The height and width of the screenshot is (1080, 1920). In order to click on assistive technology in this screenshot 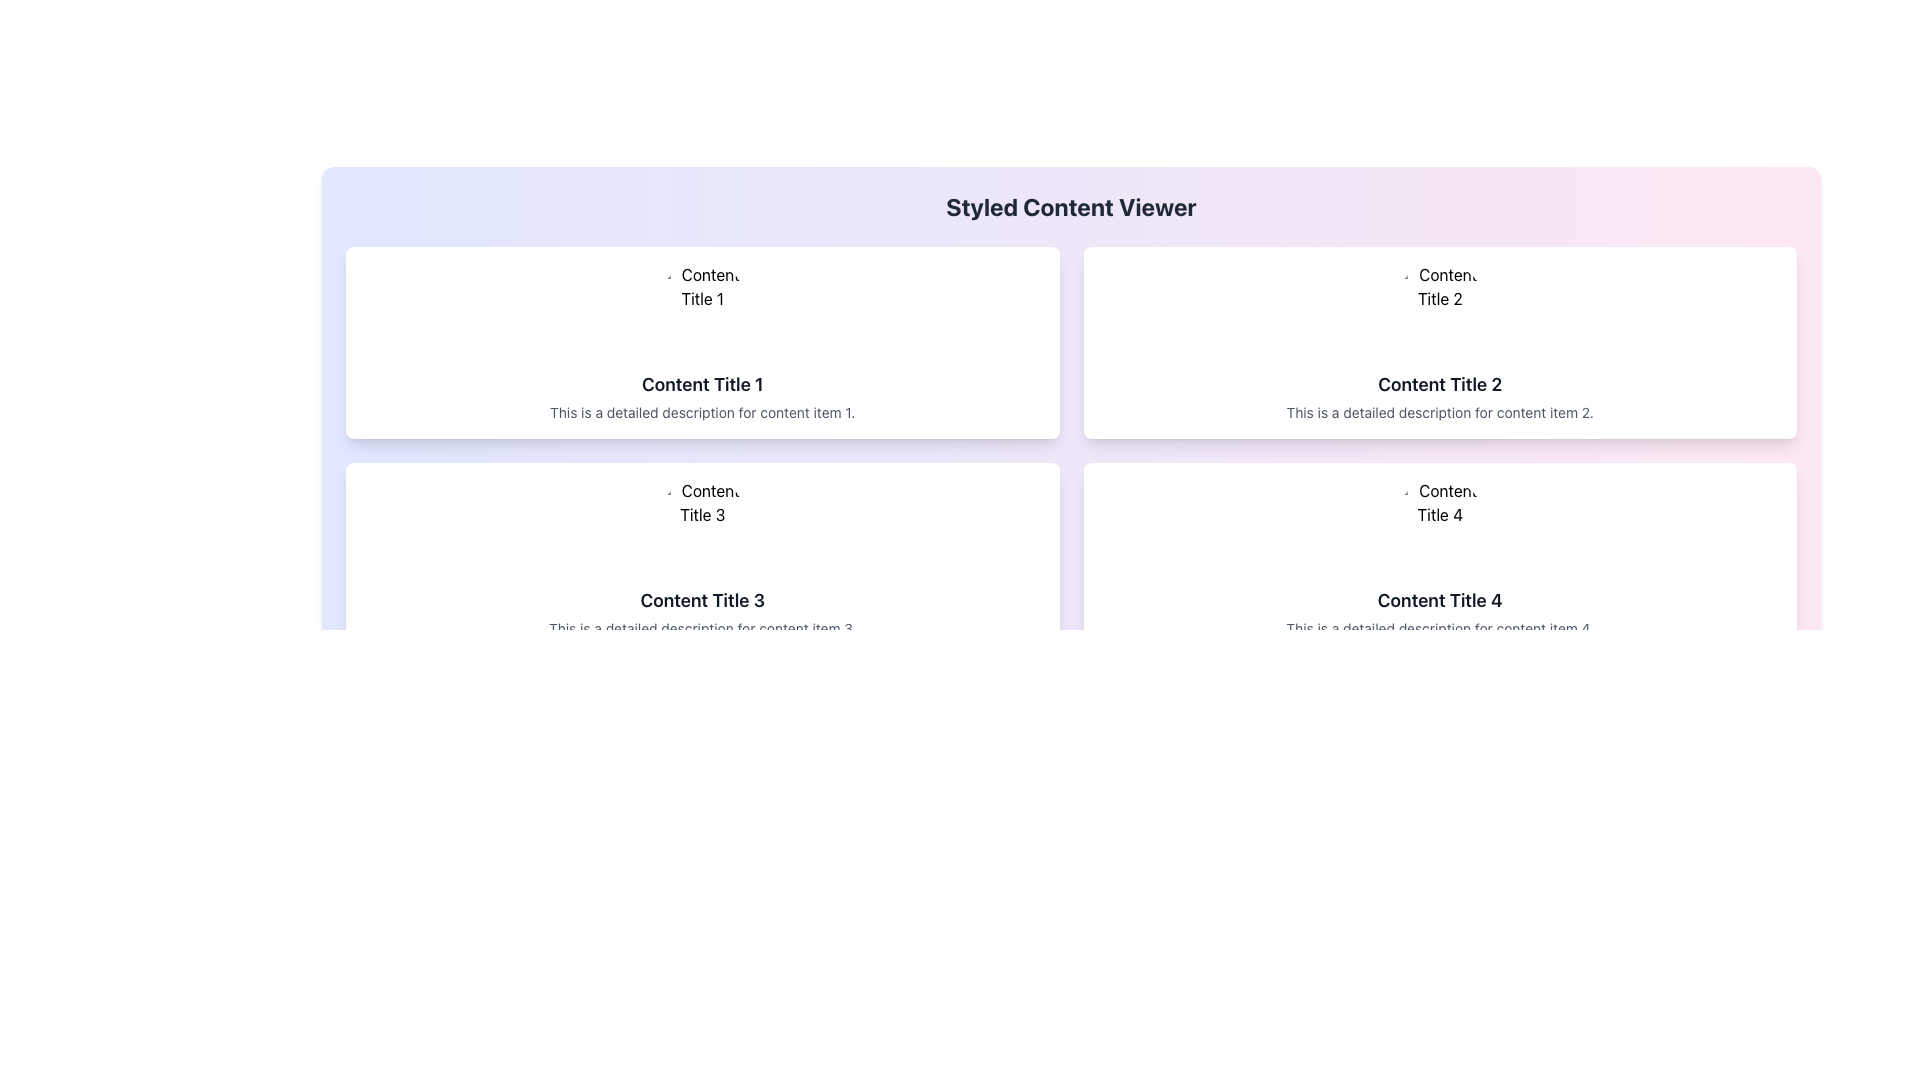, I will do `click(1440, 385)`.